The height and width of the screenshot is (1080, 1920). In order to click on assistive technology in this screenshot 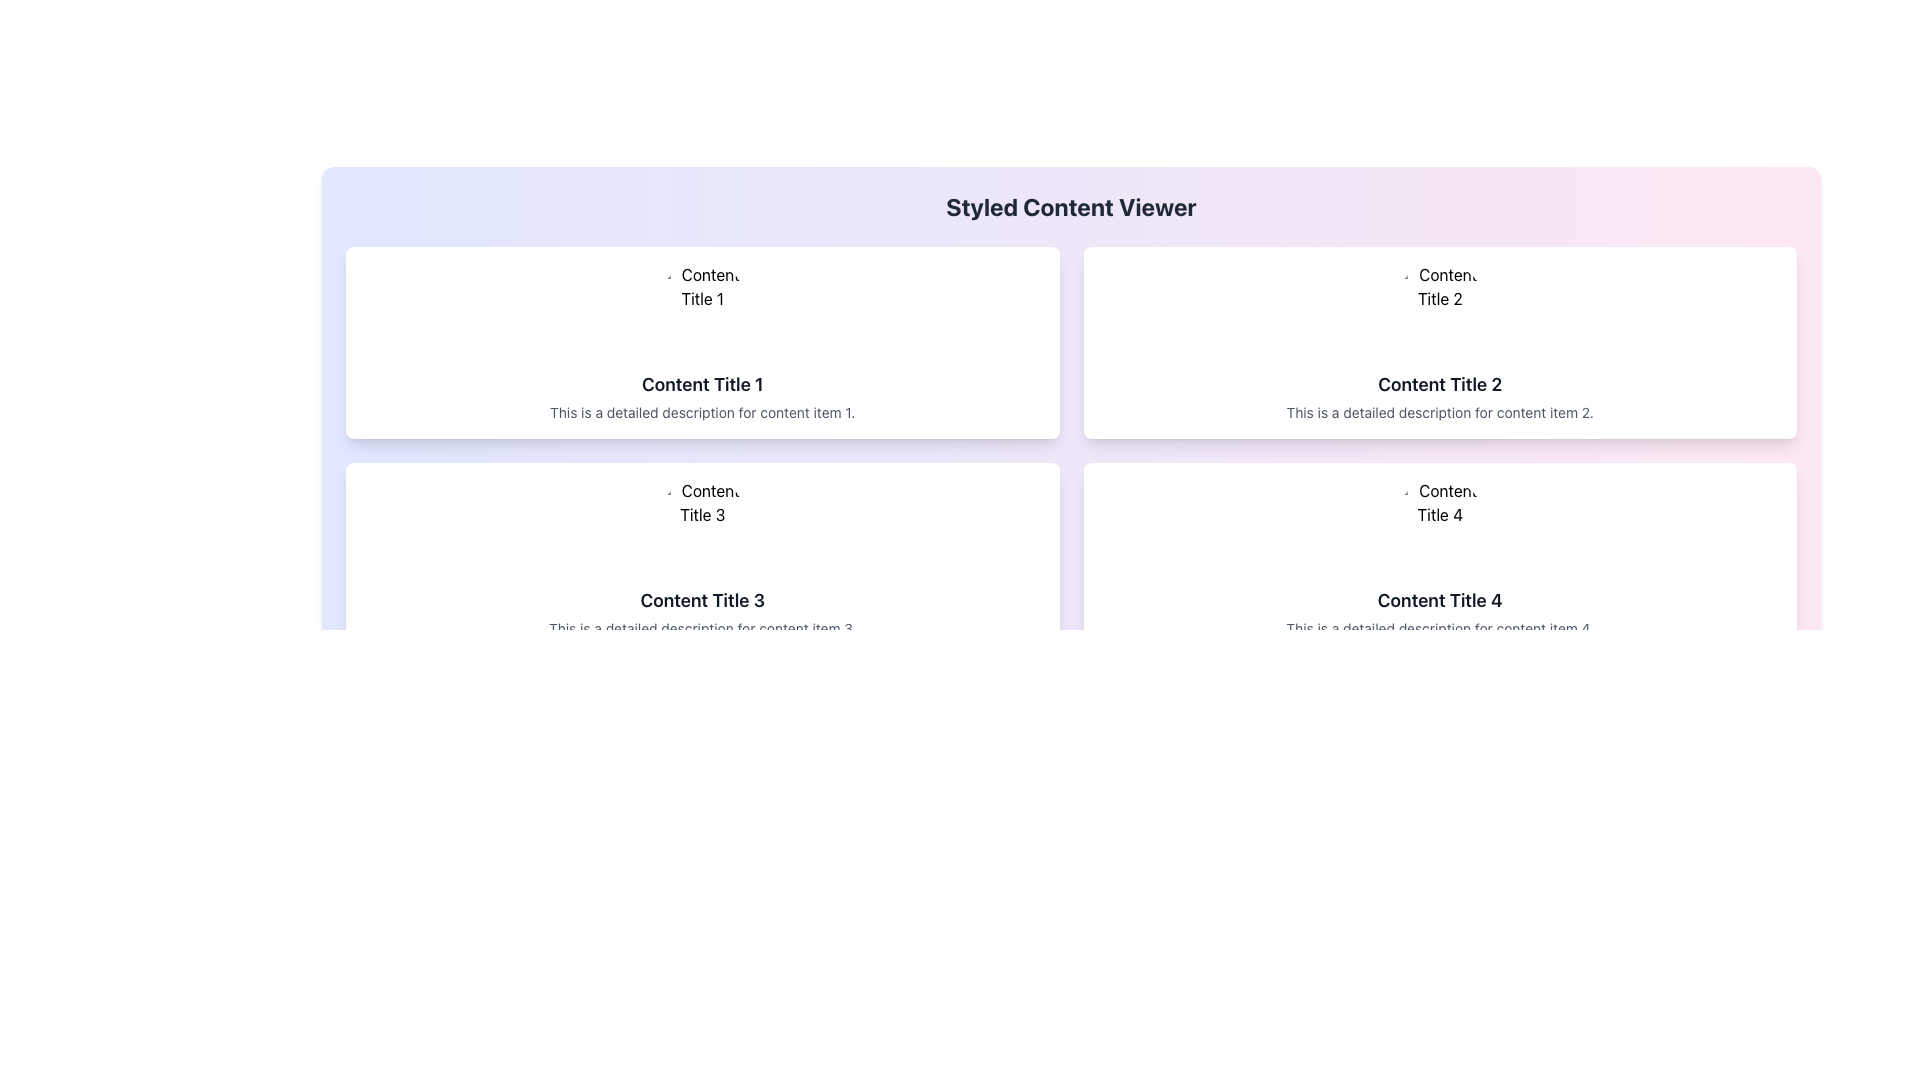, I will do `click(1440, 385)`.